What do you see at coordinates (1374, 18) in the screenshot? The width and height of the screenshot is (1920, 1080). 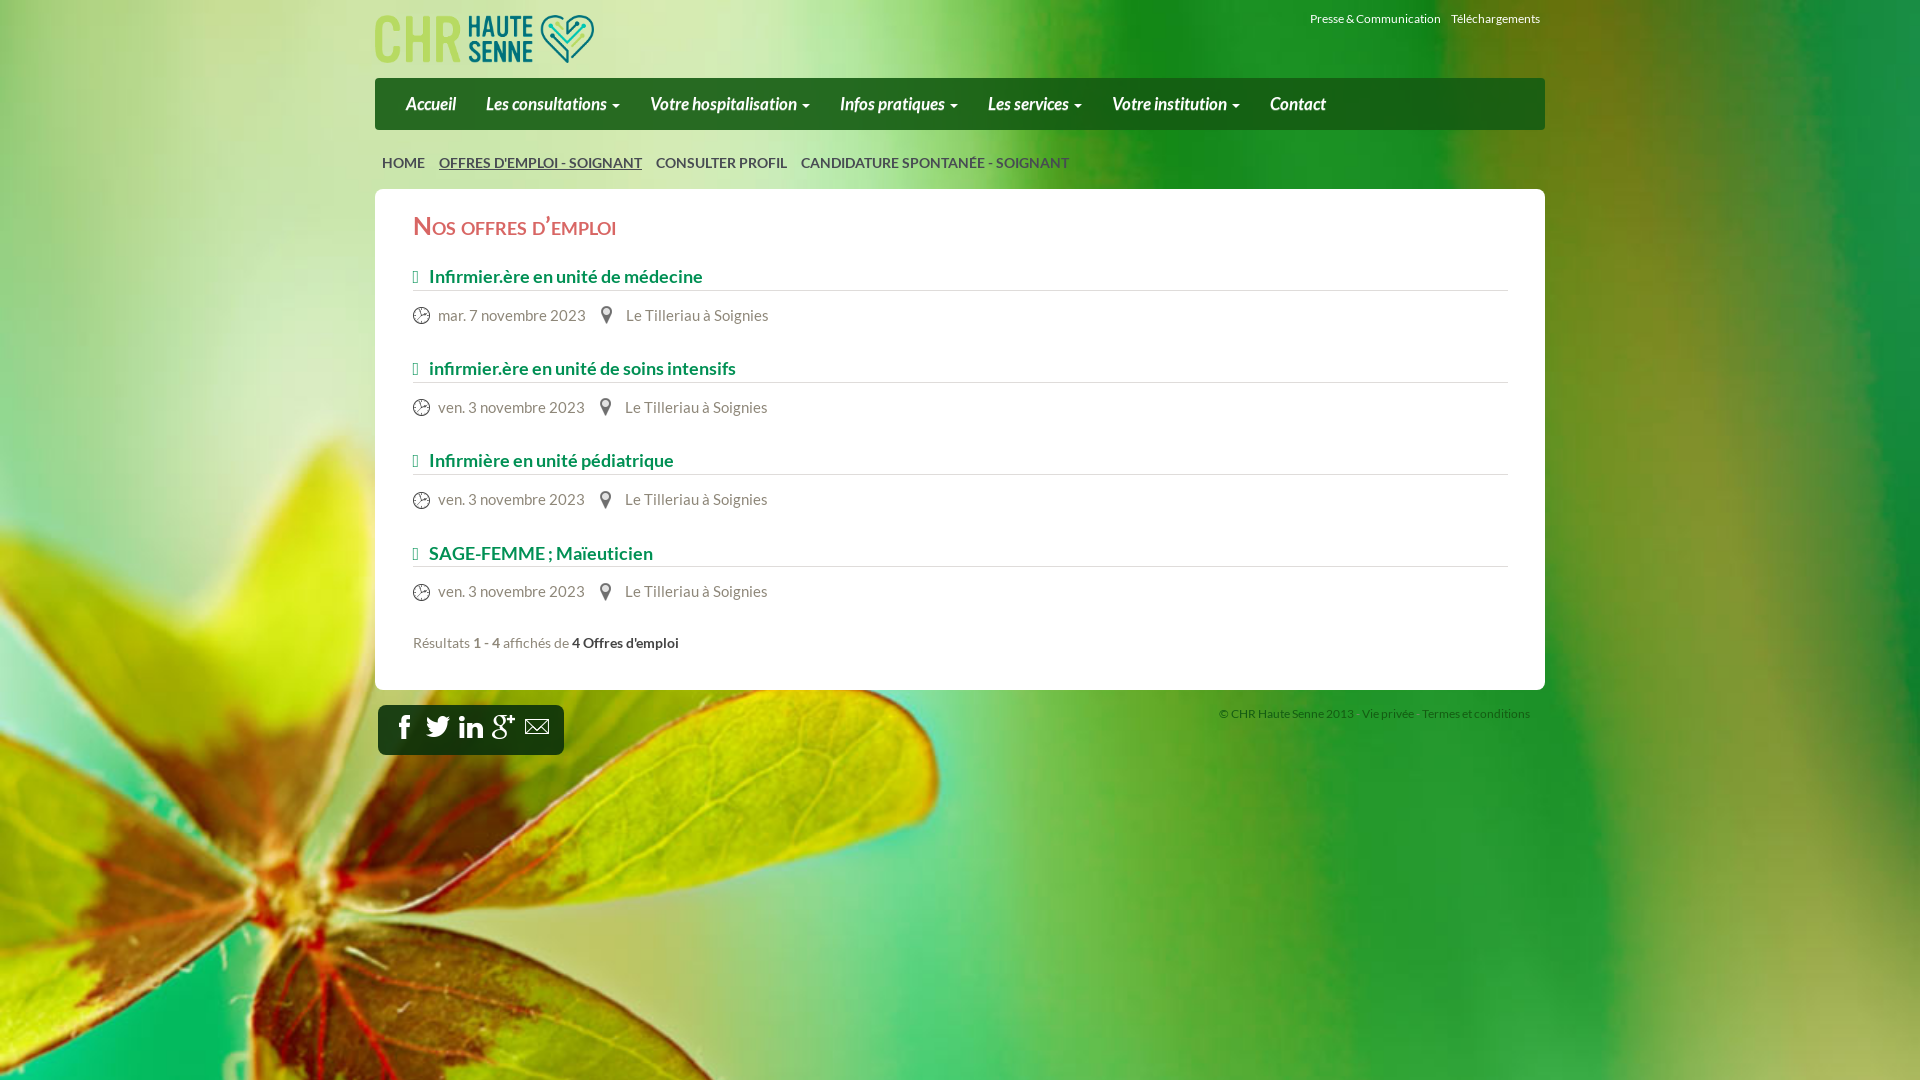 I see `'Presse & Communication'` at bounding box center [1374, 18].